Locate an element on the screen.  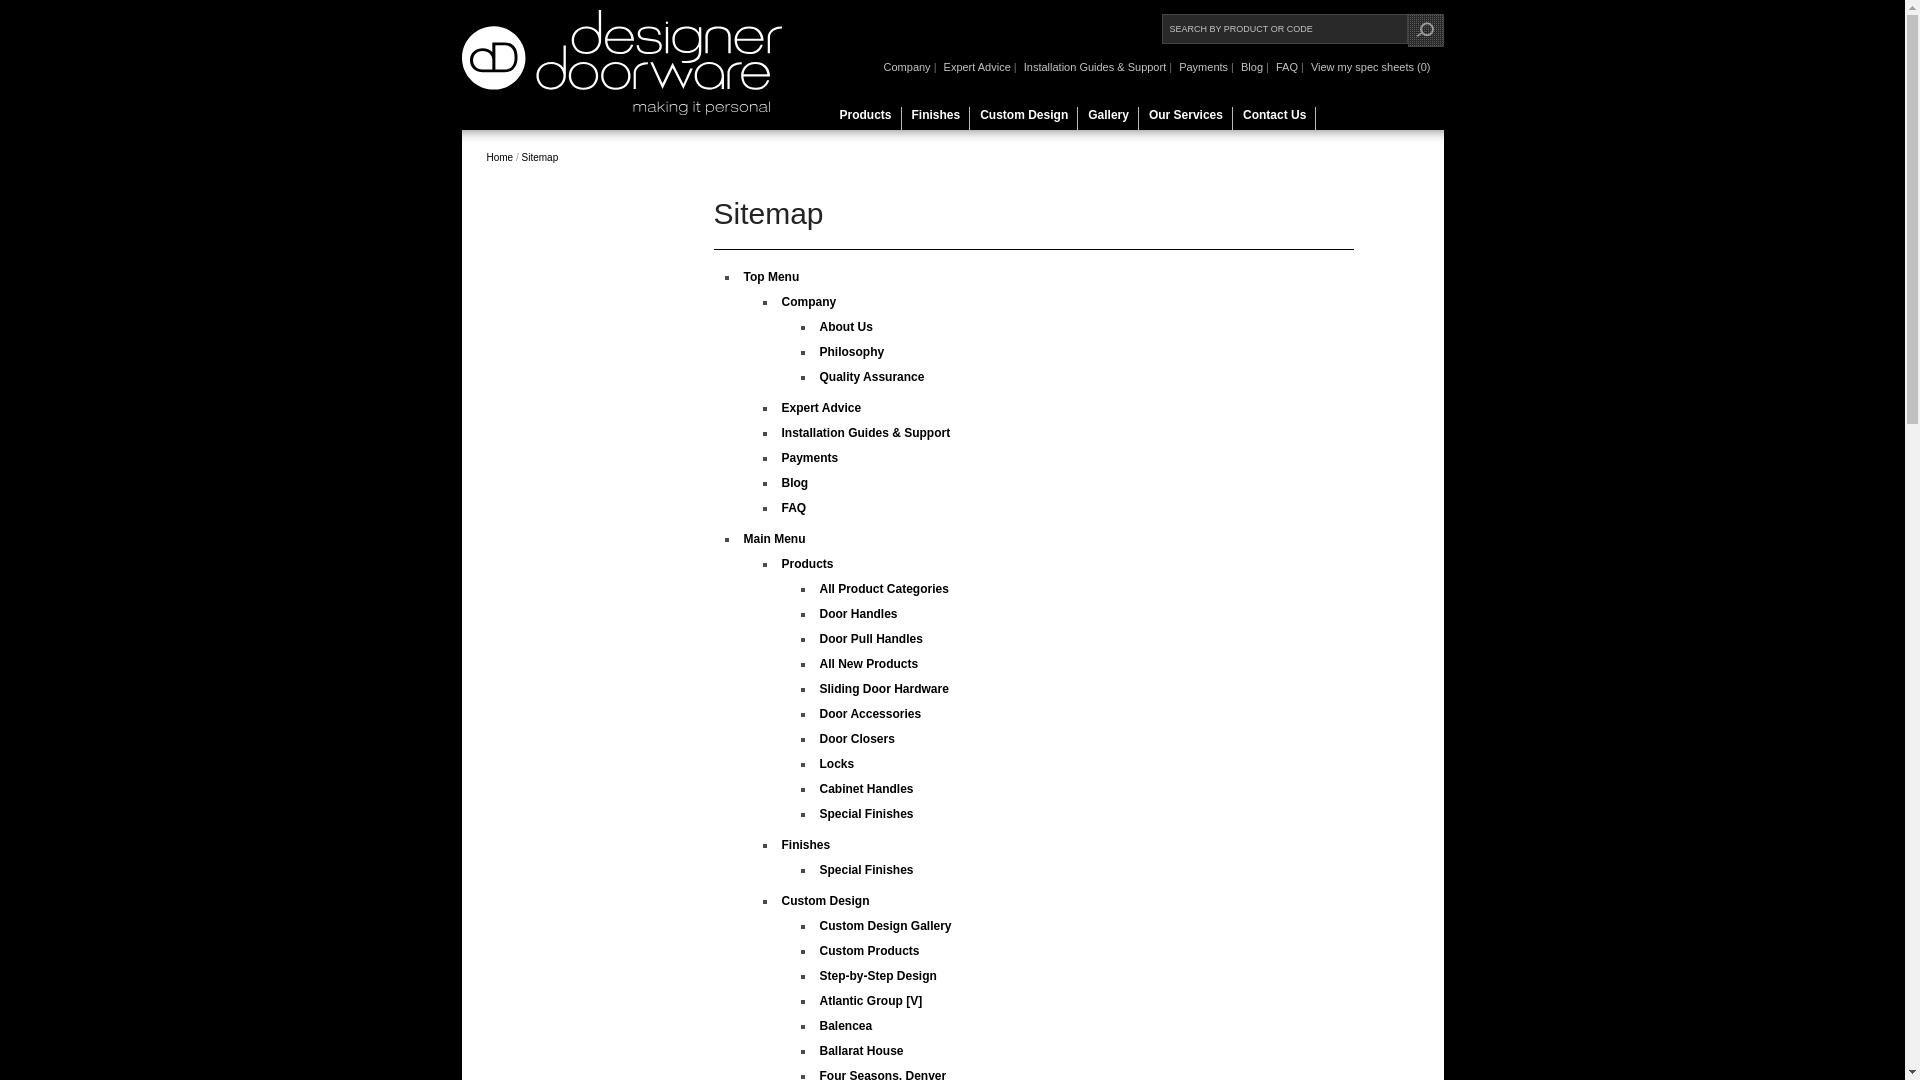
'About Us' is located at coordinates (820, 326).